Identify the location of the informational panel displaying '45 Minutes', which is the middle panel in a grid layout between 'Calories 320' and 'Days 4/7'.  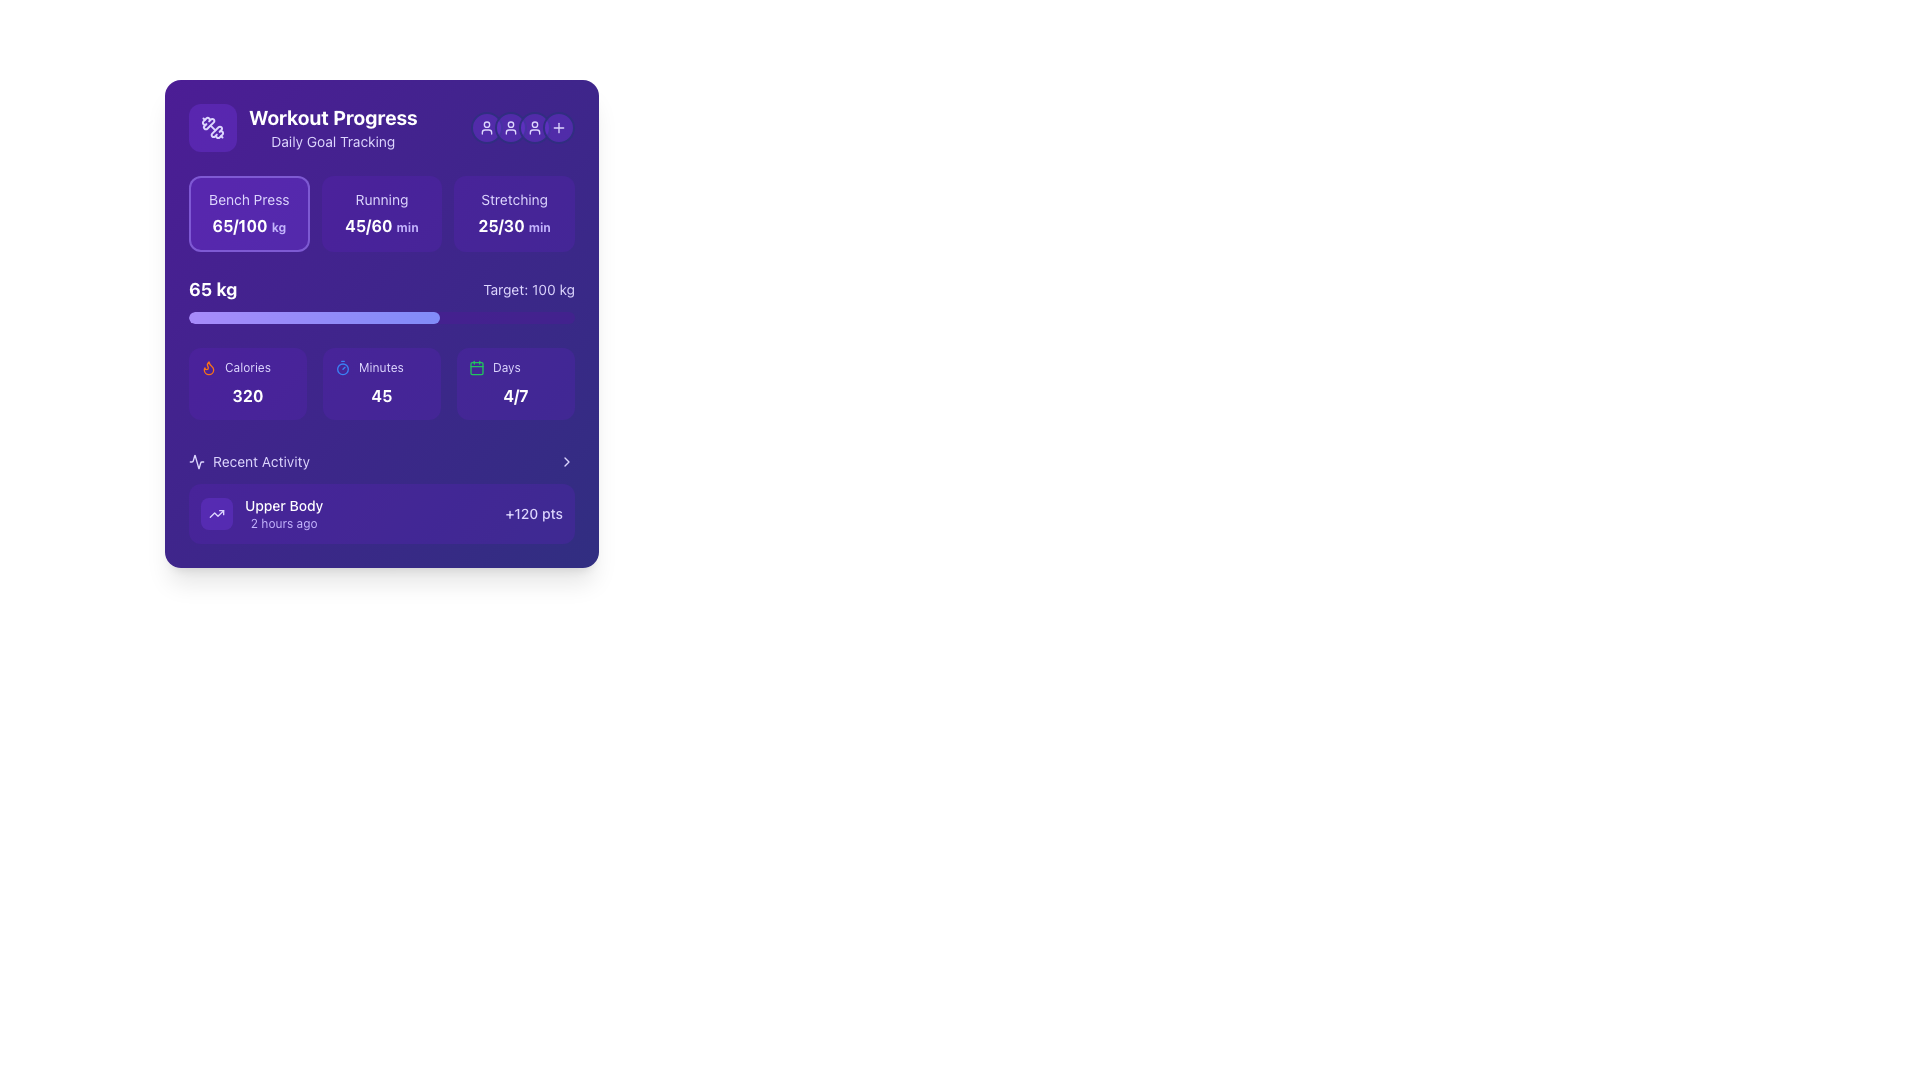
(382, 384).